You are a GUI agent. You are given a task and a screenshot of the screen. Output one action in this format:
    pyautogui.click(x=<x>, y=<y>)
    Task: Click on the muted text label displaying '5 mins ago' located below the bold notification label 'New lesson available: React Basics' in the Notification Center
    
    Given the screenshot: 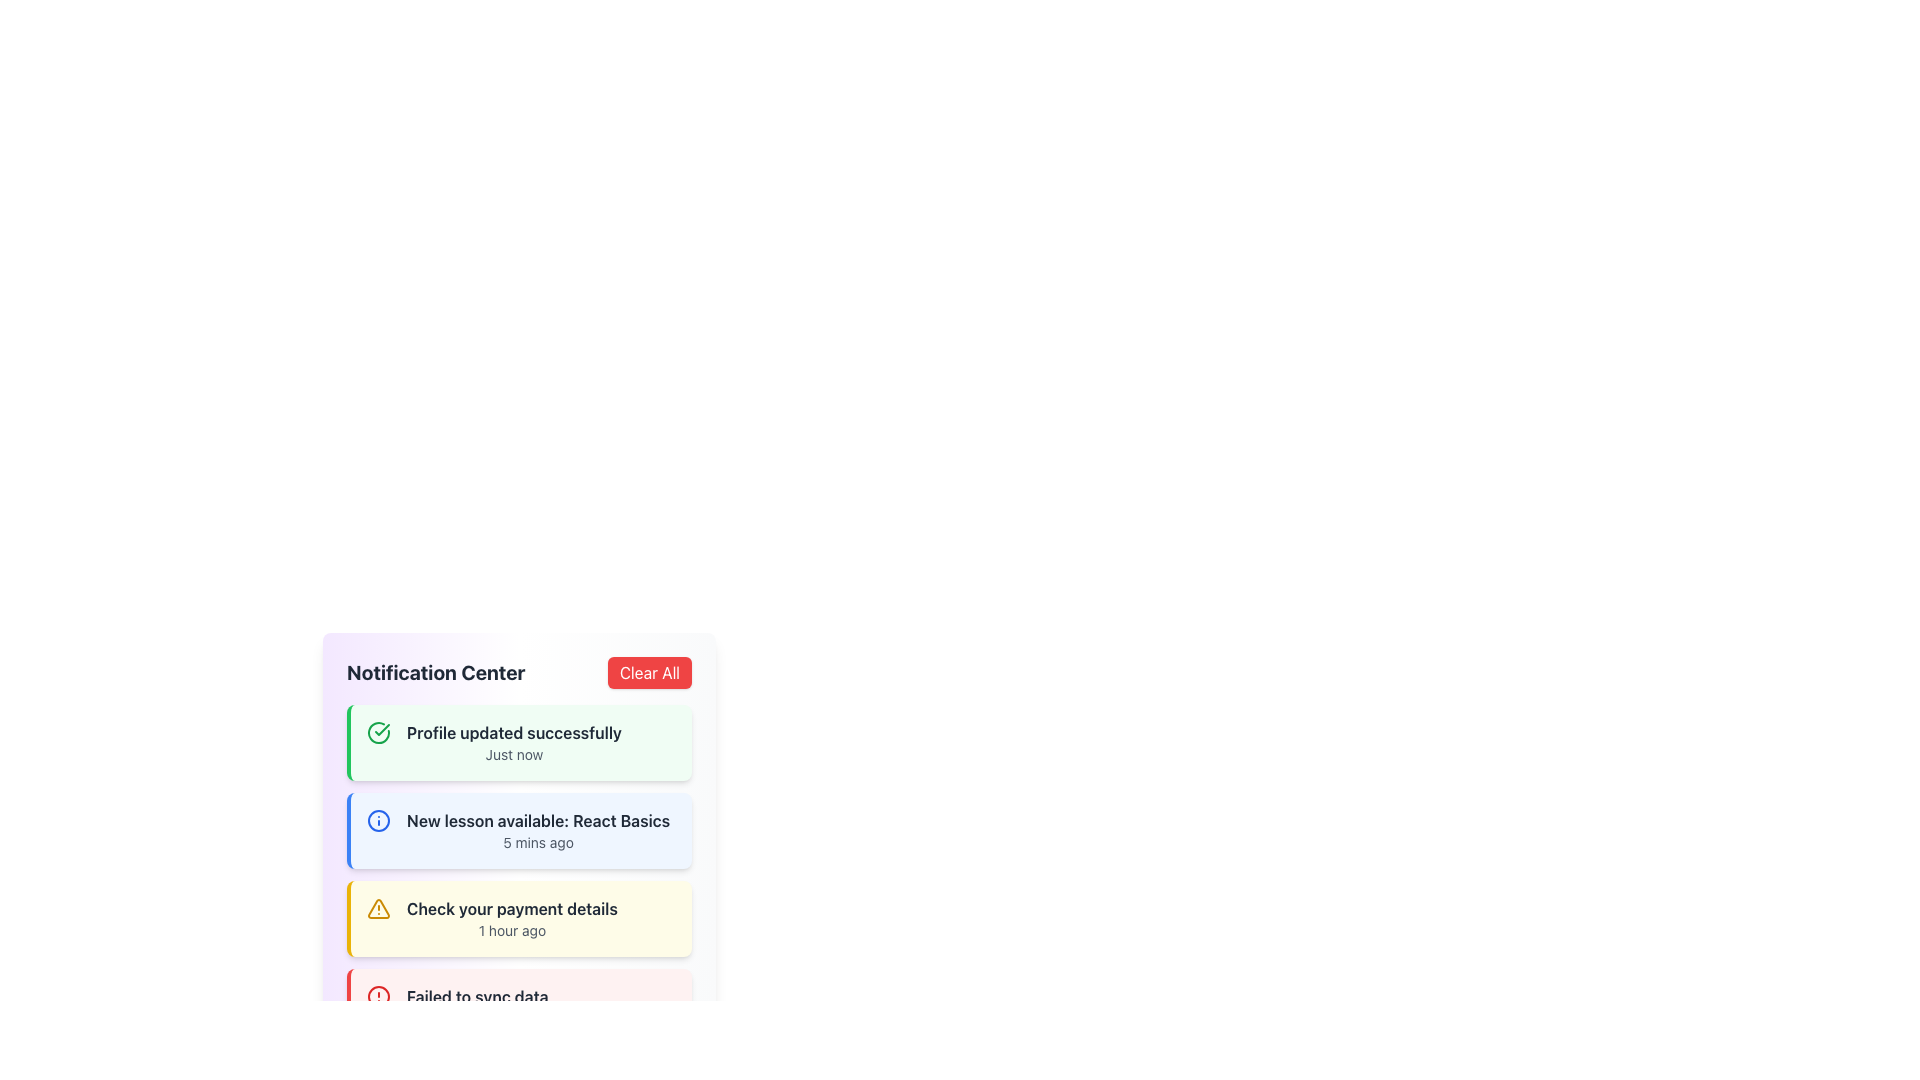 What is the action you would take?
    pyautogui.click(x=538, y=843)
    